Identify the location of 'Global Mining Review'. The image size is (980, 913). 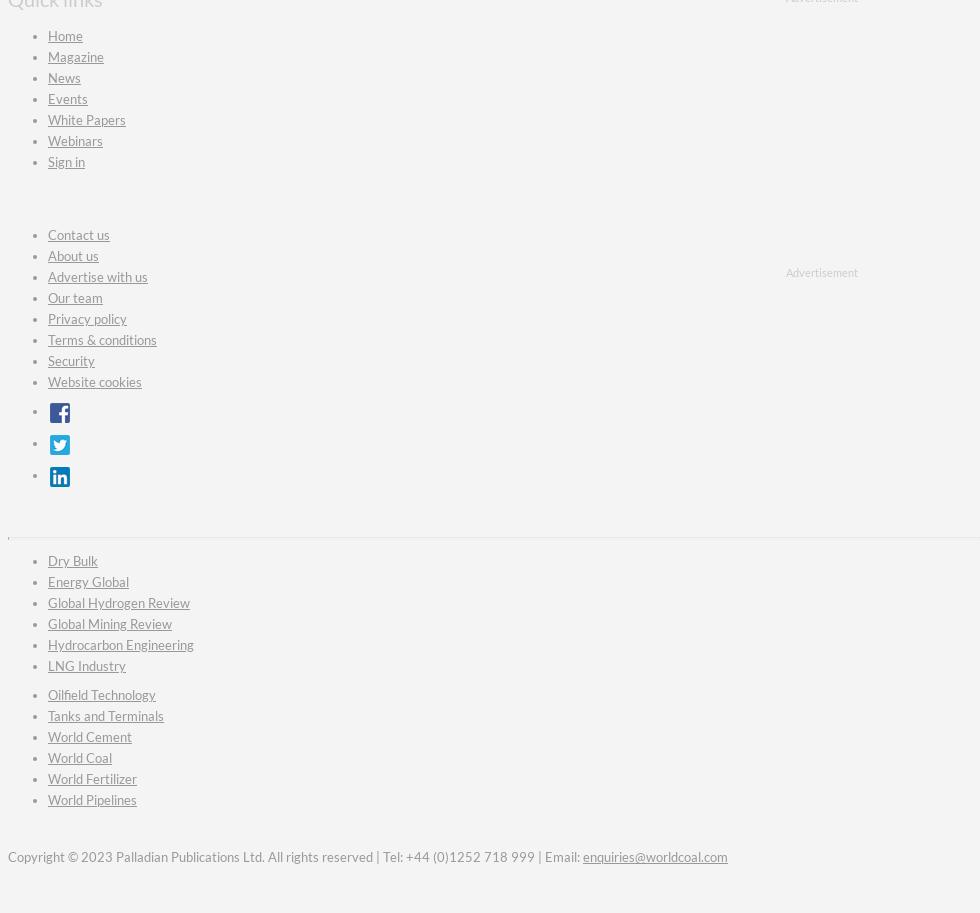
(109, 623).